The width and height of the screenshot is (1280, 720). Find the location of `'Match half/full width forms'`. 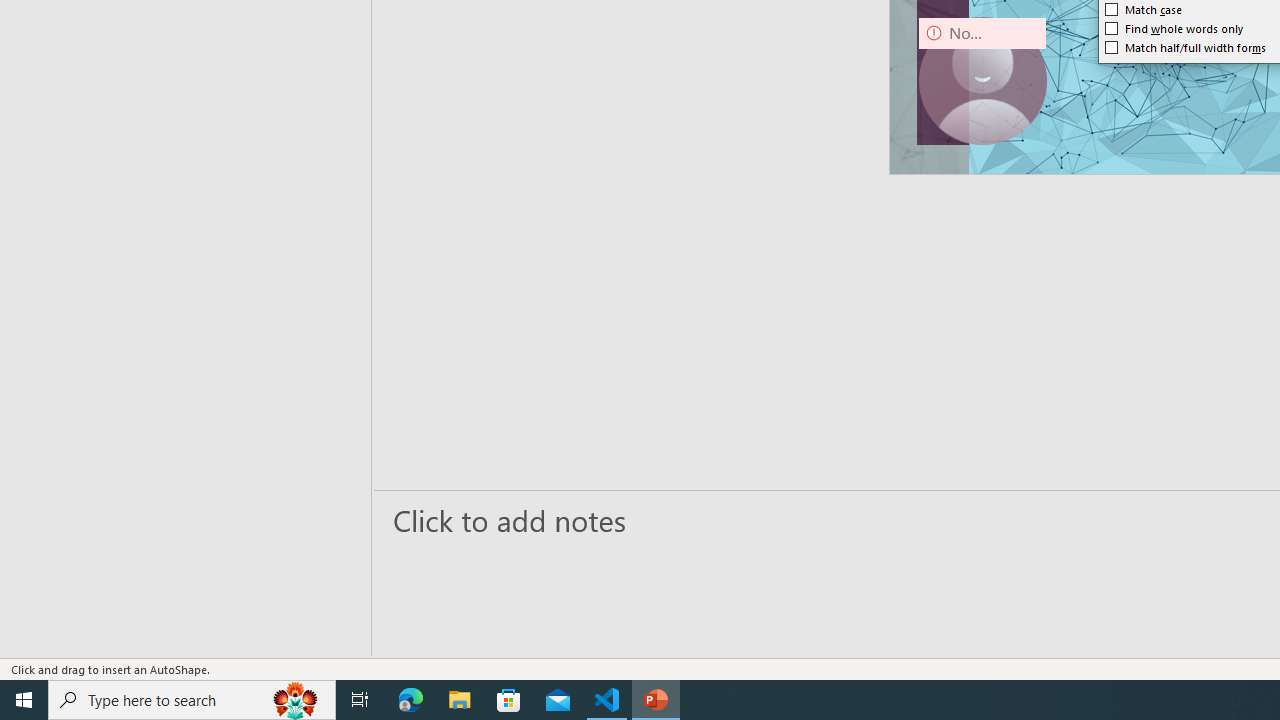

'Match half/full width forms' is located at coordinates (1186, 47).